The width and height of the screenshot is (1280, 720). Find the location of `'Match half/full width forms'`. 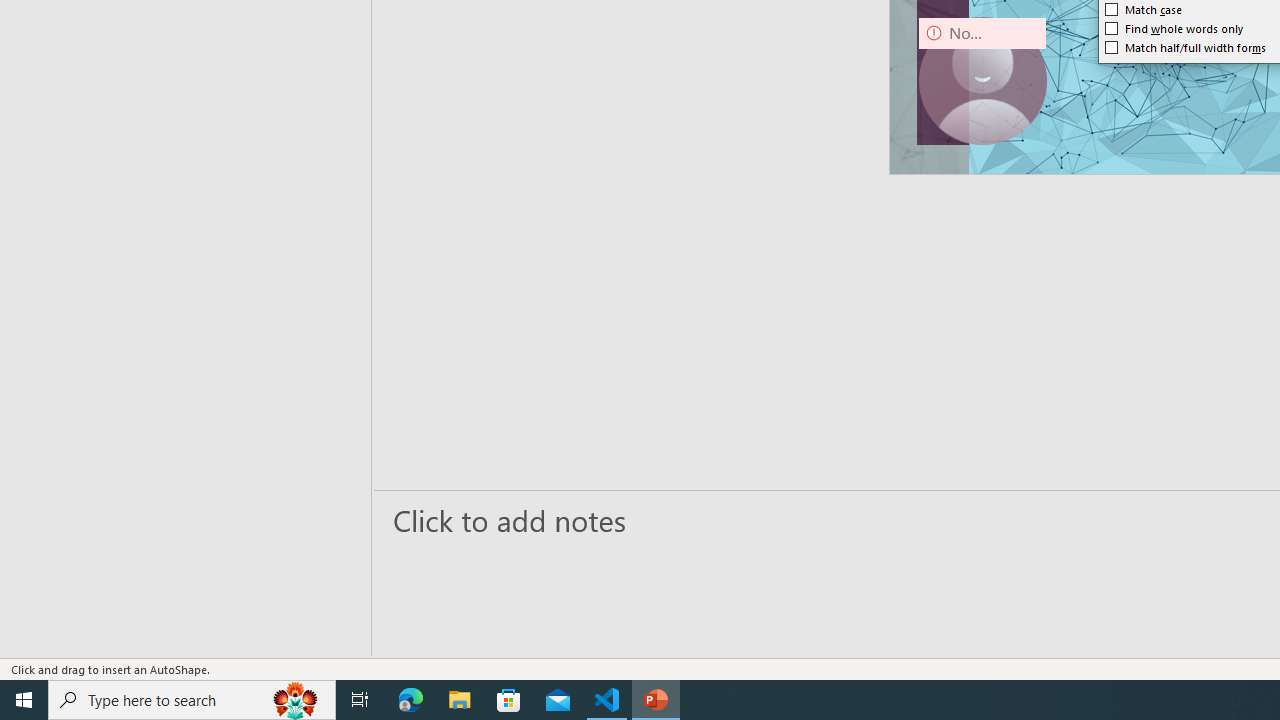

'Match half/full width forms' is located at coordinates (1186, 47).